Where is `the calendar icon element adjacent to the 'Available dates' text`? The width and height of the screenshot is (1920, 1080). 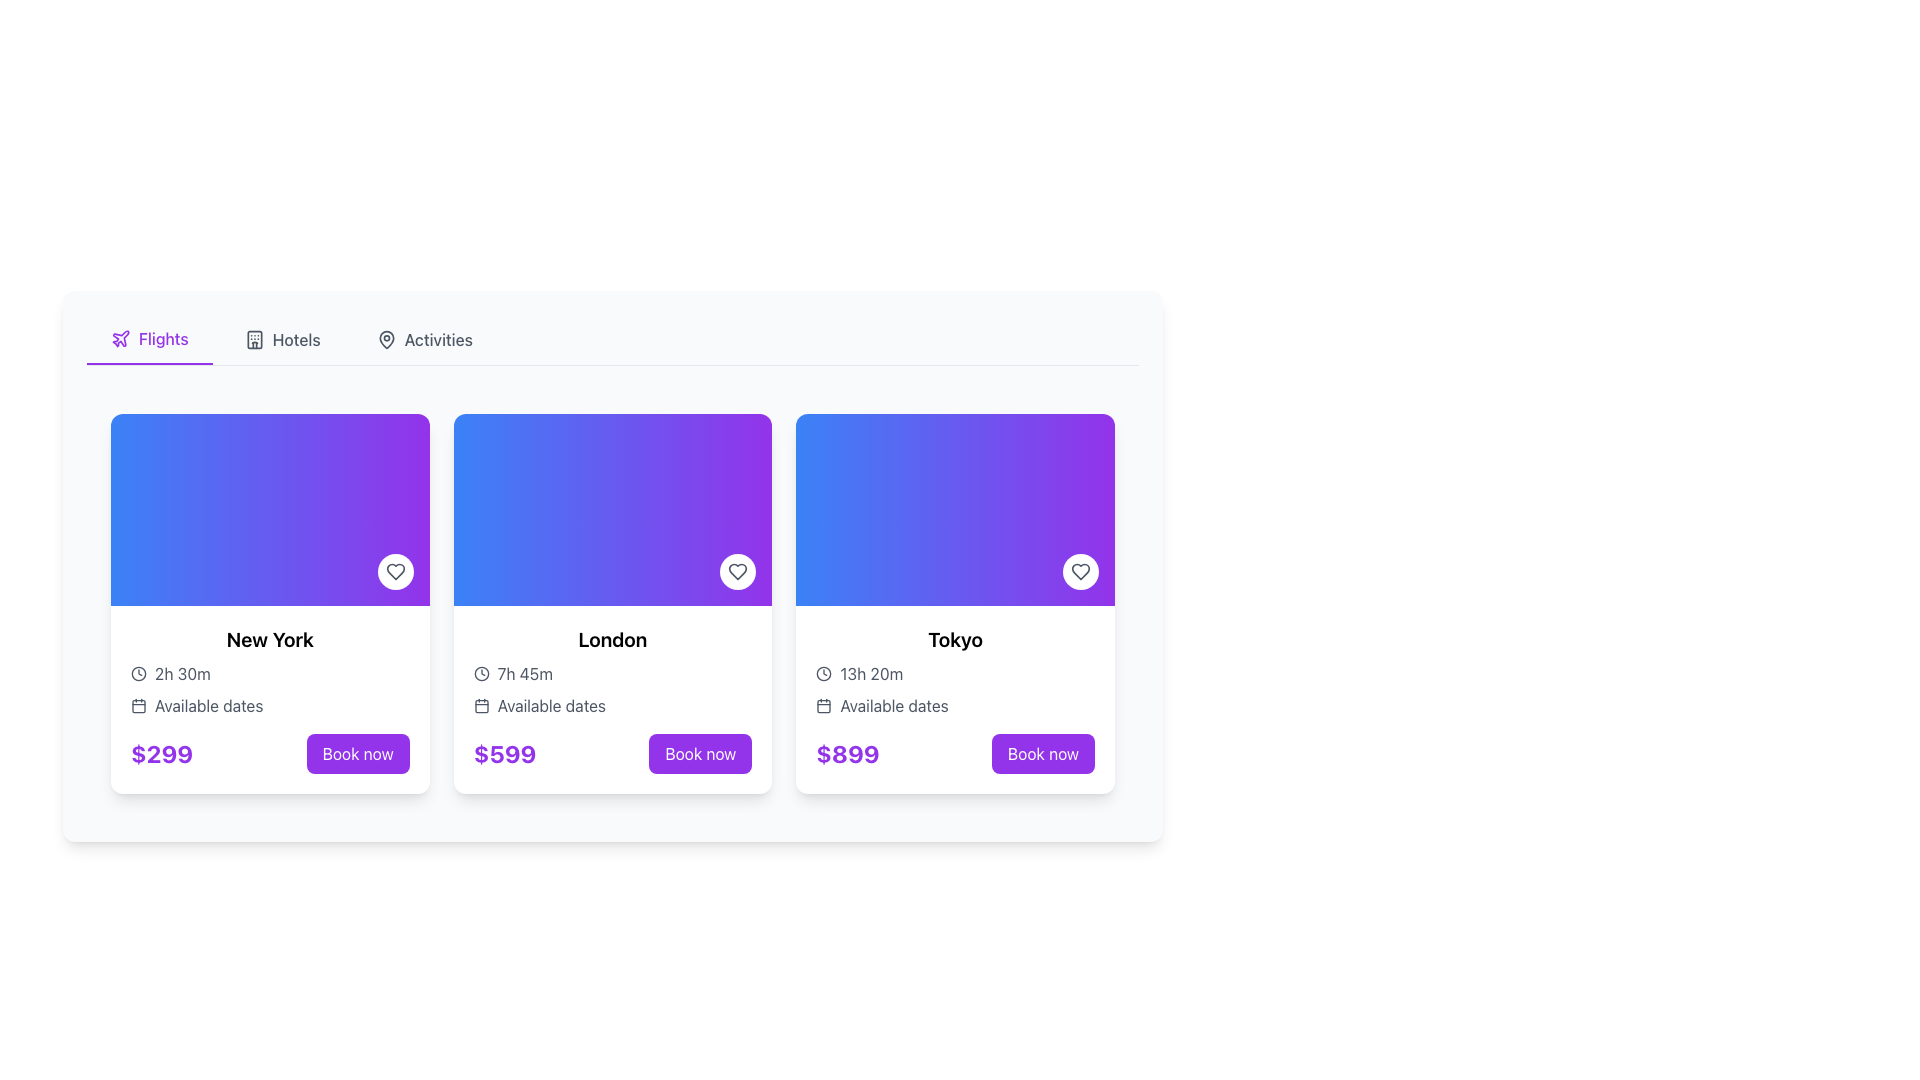
the calendar icon element adjacent to the 'Available dates' text is located at coordinates (824, 704).